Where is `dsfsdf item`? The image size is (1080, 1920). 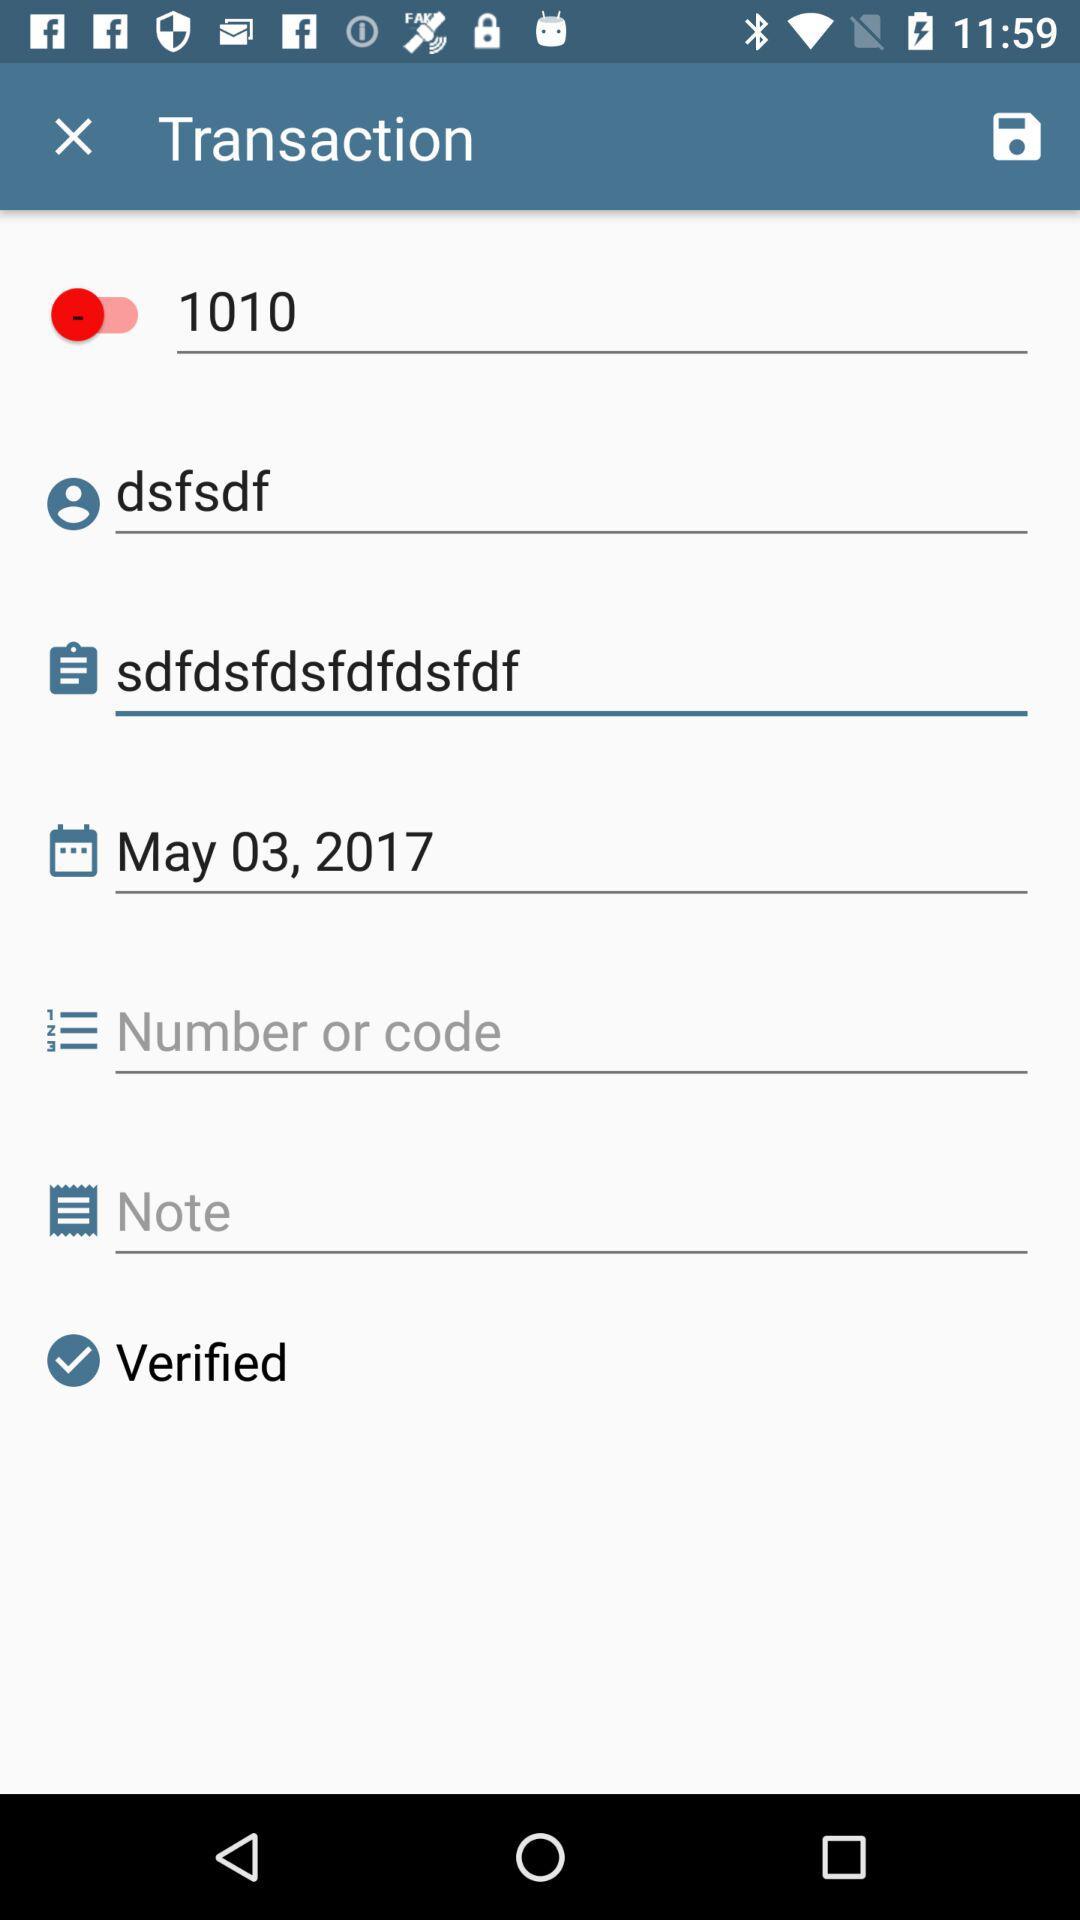 dsfsdf item is located at coordinates (571, 490).